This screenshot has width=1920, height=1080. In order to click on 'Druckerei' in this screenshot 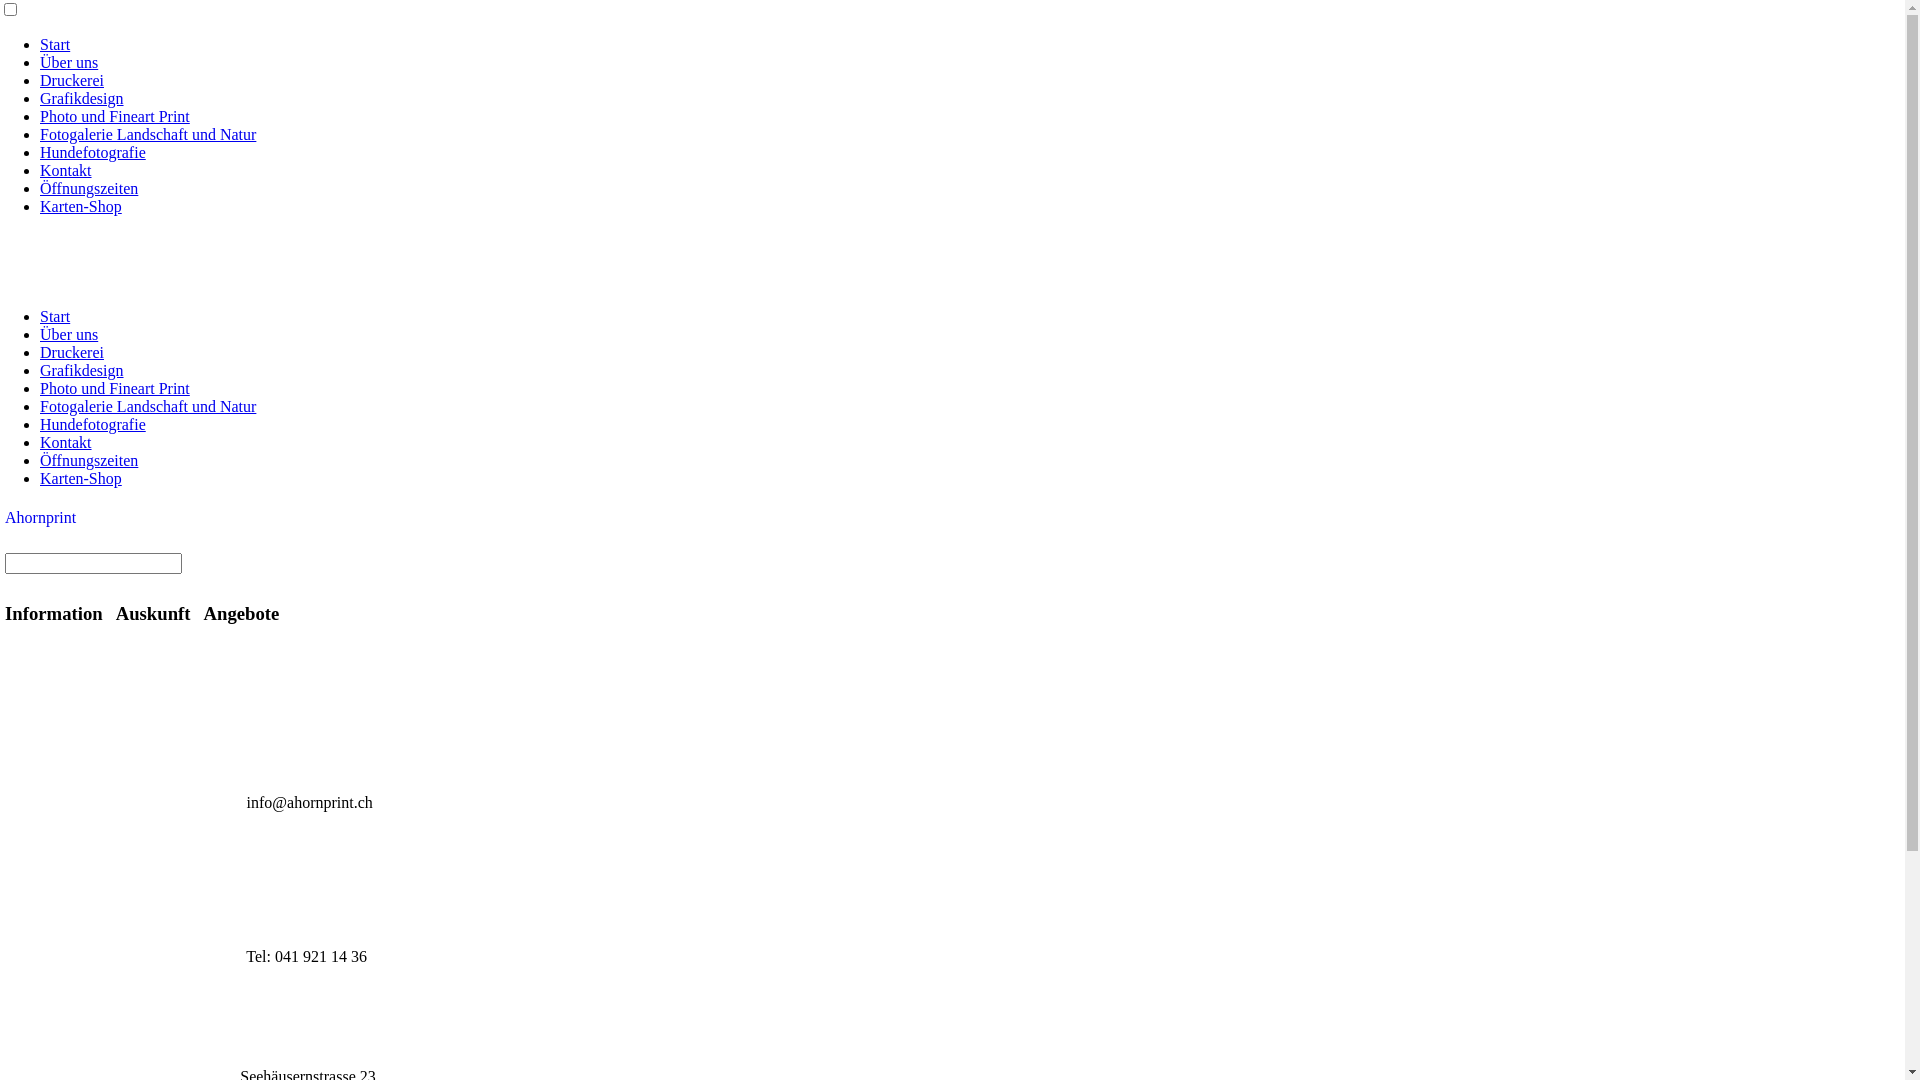, I will do `click(72, 79)`.